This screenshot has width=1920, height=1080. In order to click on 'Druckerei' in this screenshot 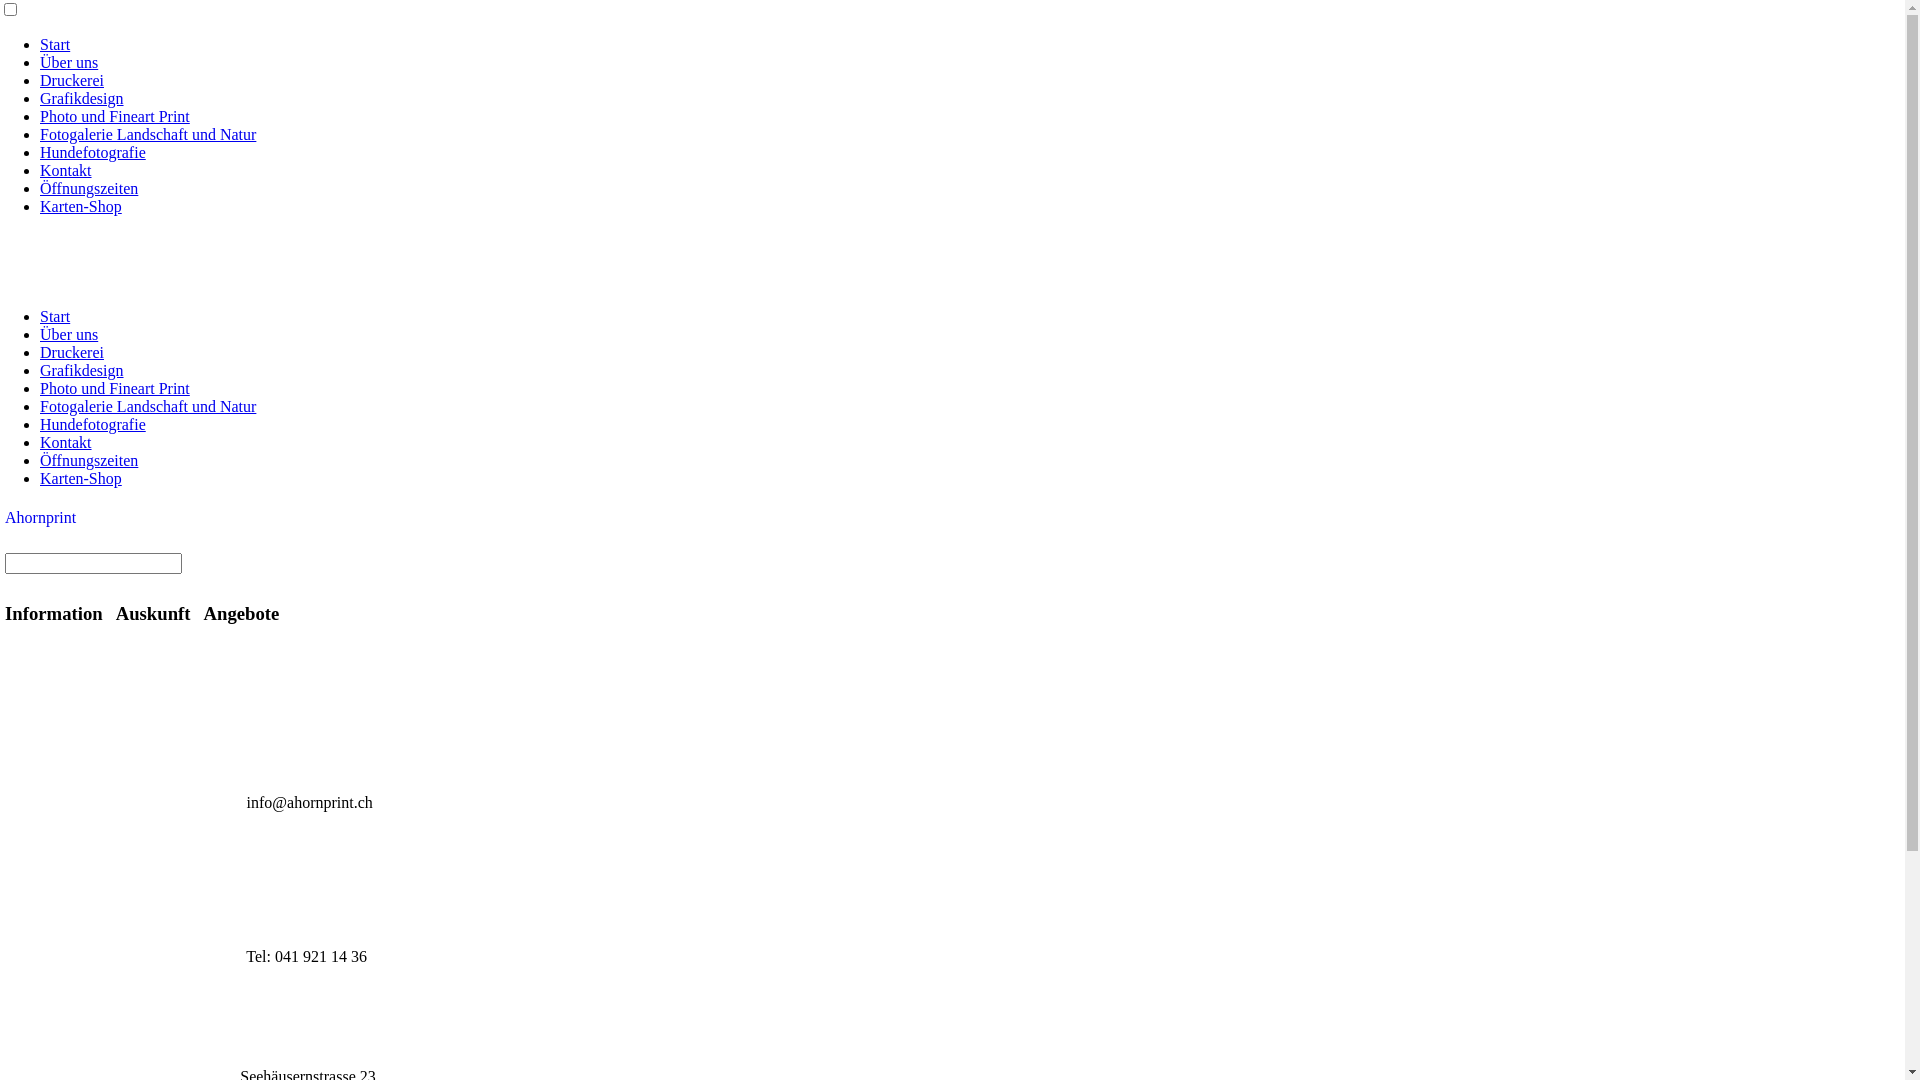, I will do `click(72, 79)`.